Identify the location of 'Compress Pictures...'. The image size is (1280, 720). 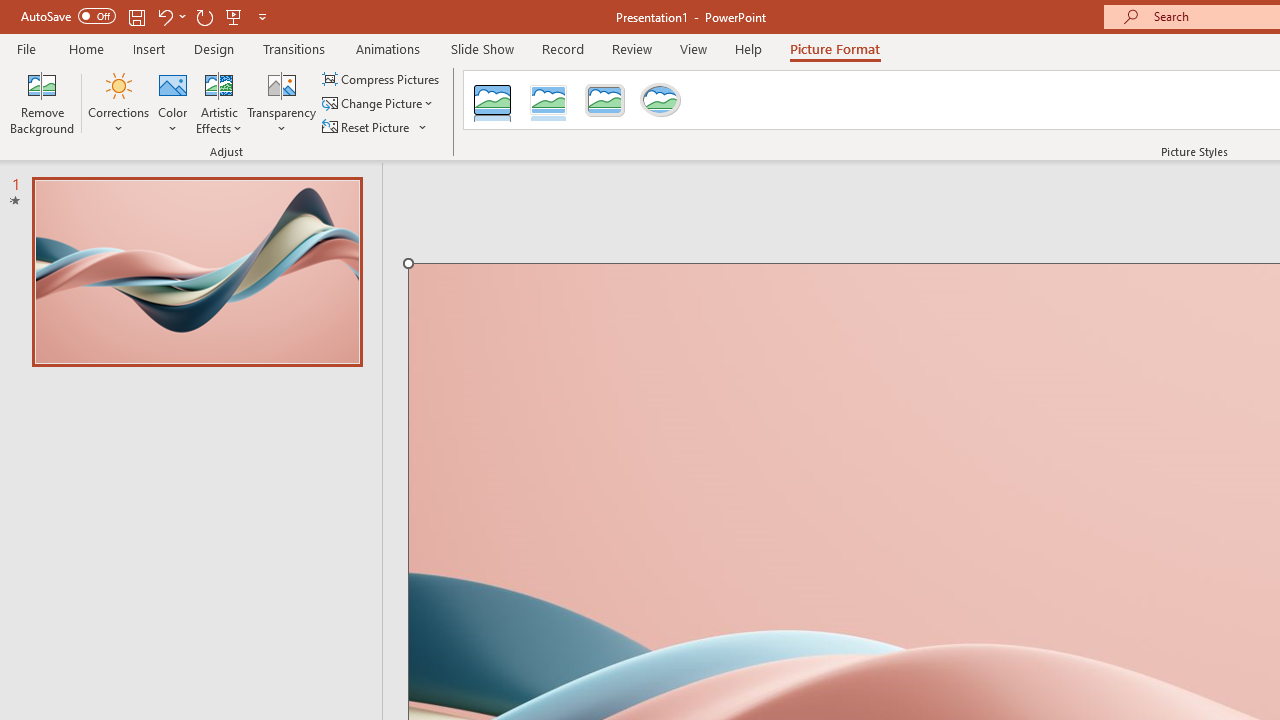
(382, 78).